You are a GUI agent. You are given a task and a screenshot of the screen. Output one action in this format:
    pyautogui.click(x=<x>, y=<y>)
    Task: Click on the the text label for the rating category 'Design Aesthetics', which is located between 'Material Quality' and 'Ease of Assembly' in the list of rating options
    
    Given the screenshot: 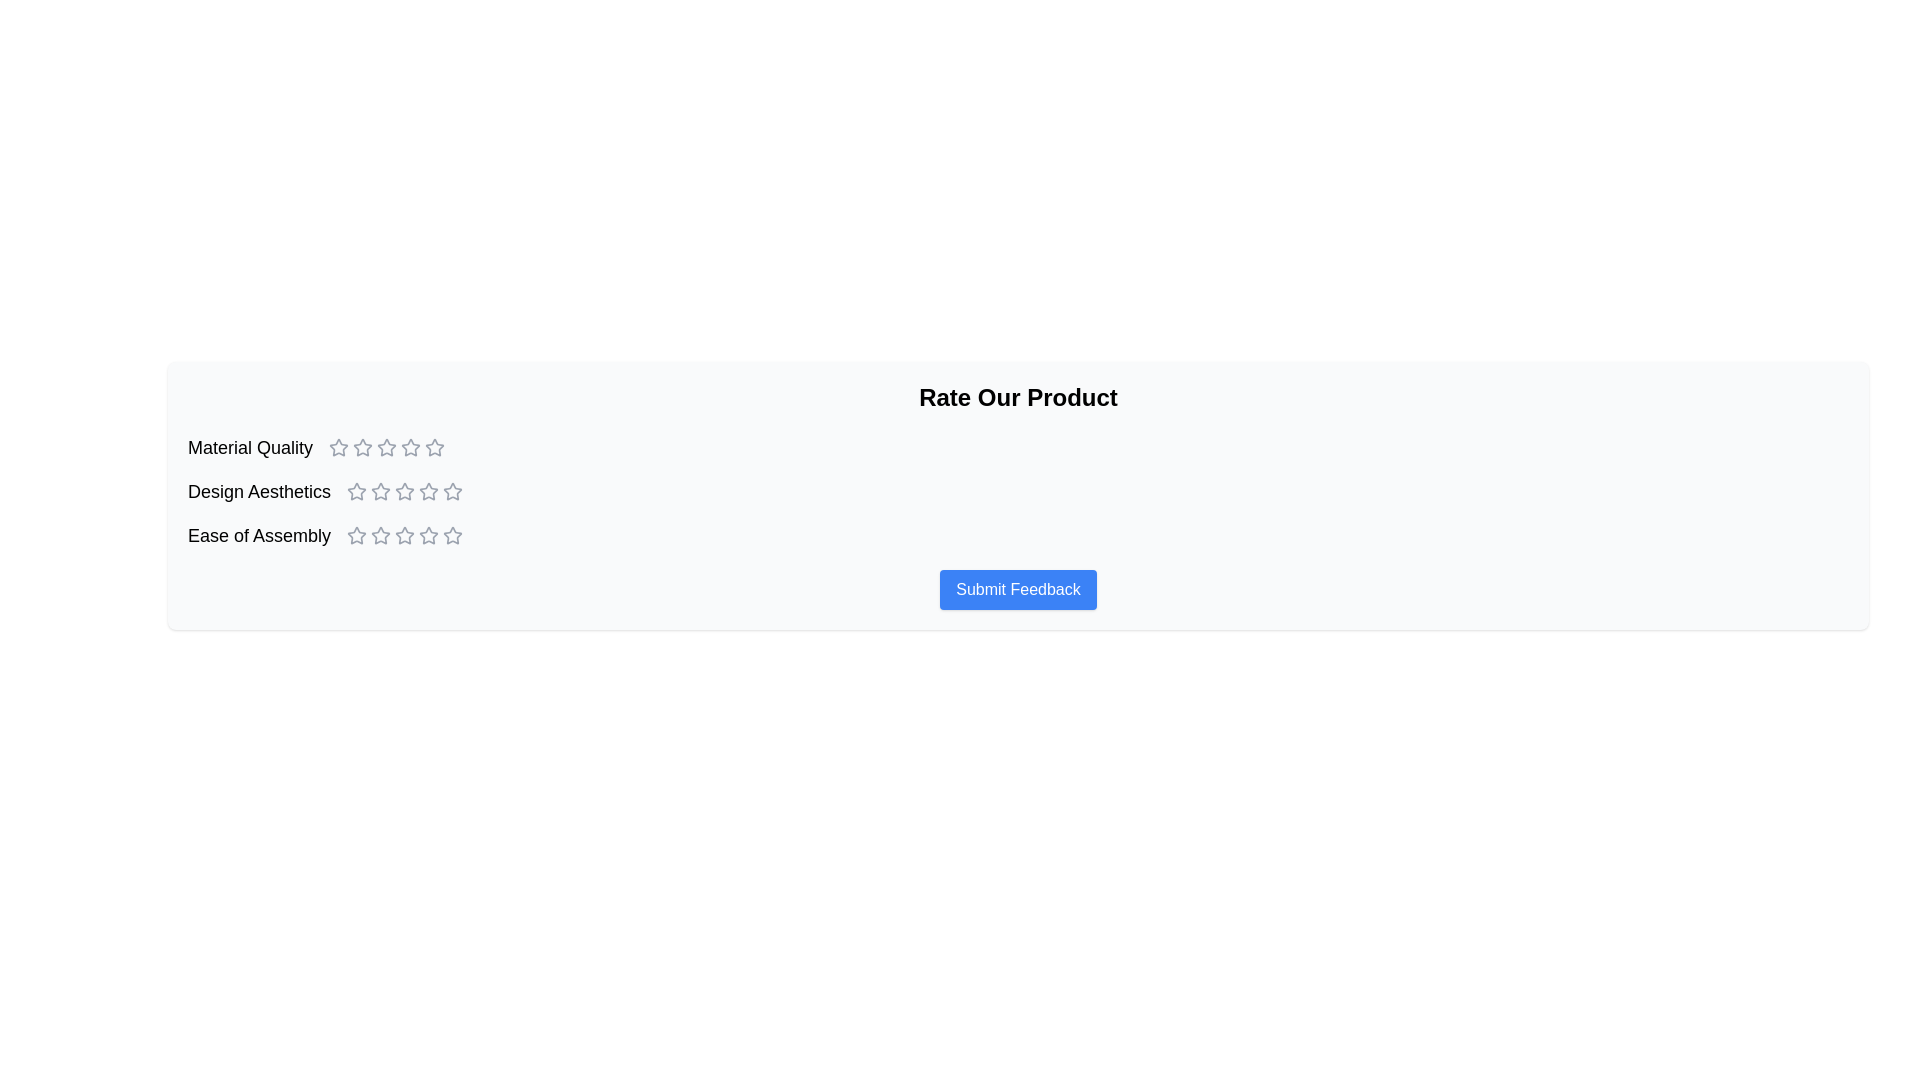 What is the action you would take?
    pyautogui.click(x=258, y=492)
    